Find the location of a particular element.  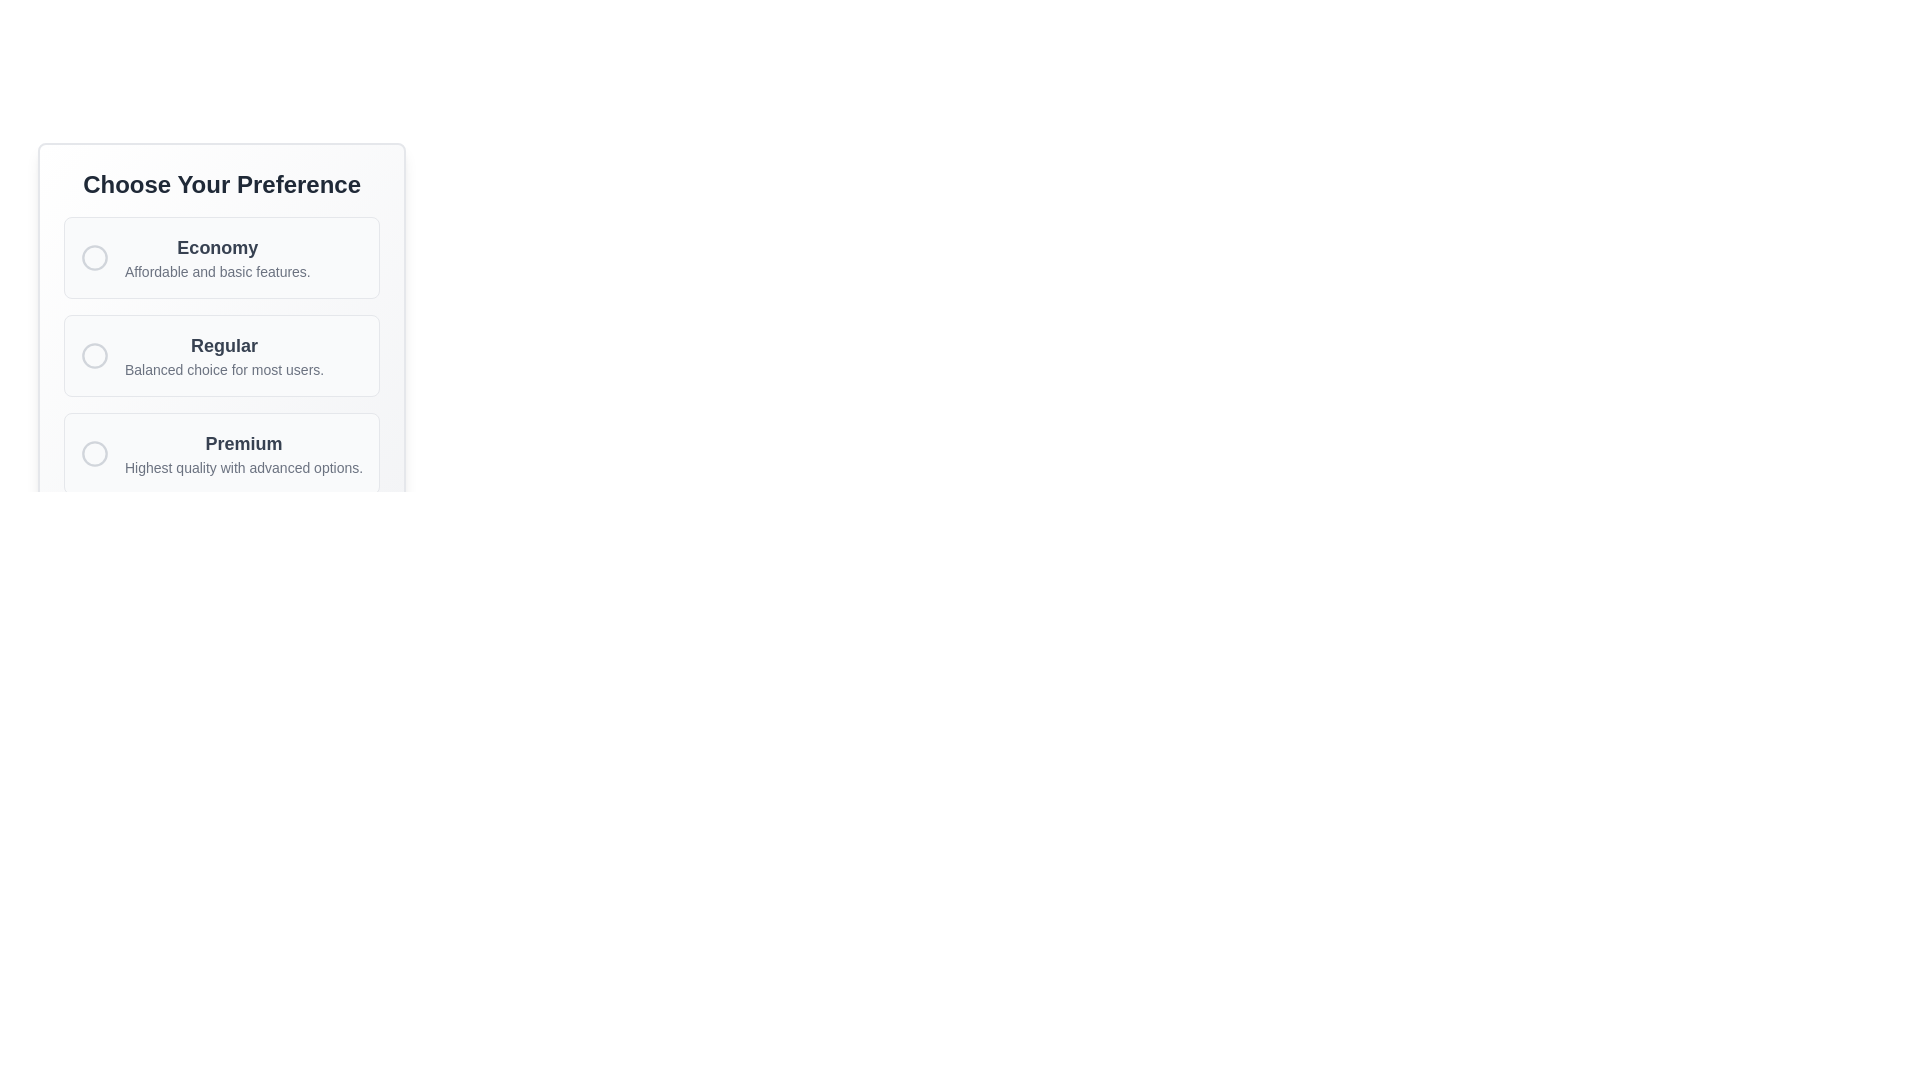

the inactive circular radio button located to the left of the 'Premium' text under the 'Choose Your Preference' header is located at coordinates (94, 454).